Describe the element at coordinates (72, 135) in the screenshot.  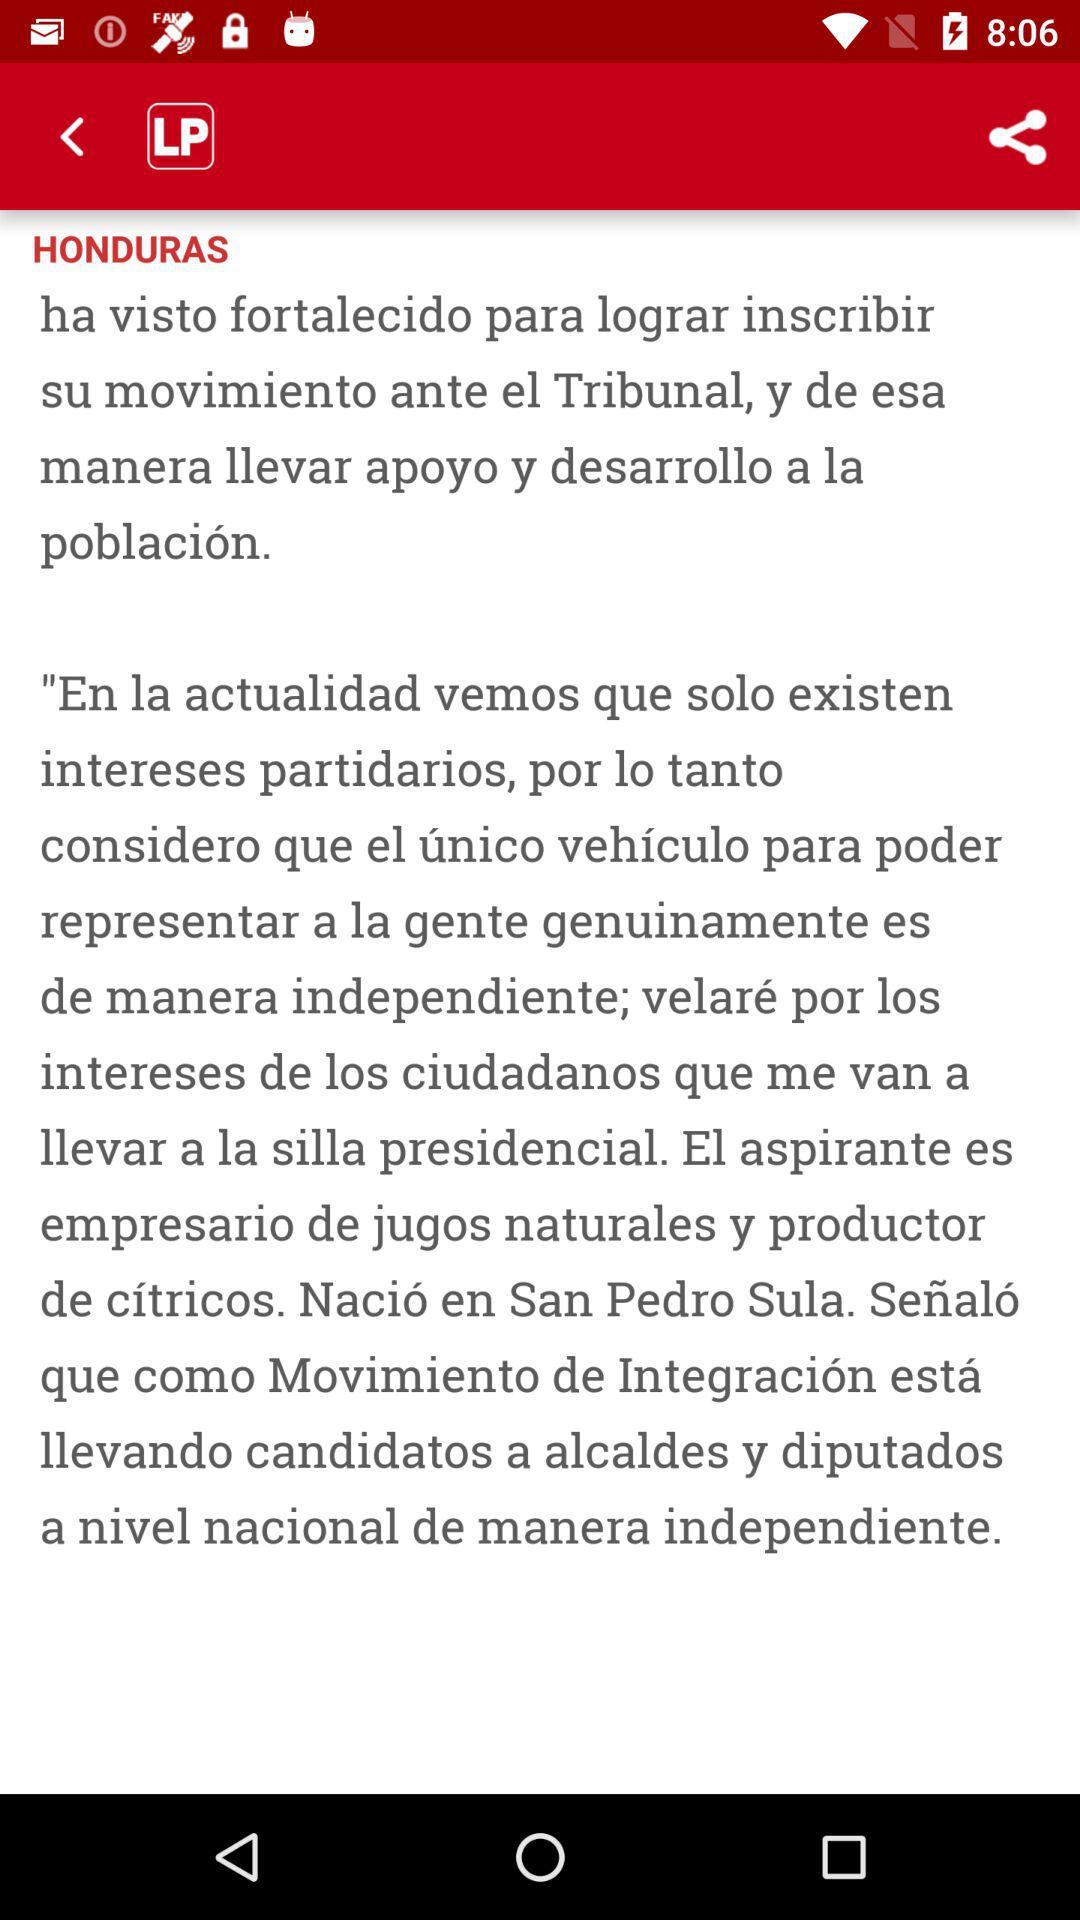
I see `icon above honduras` at that location.